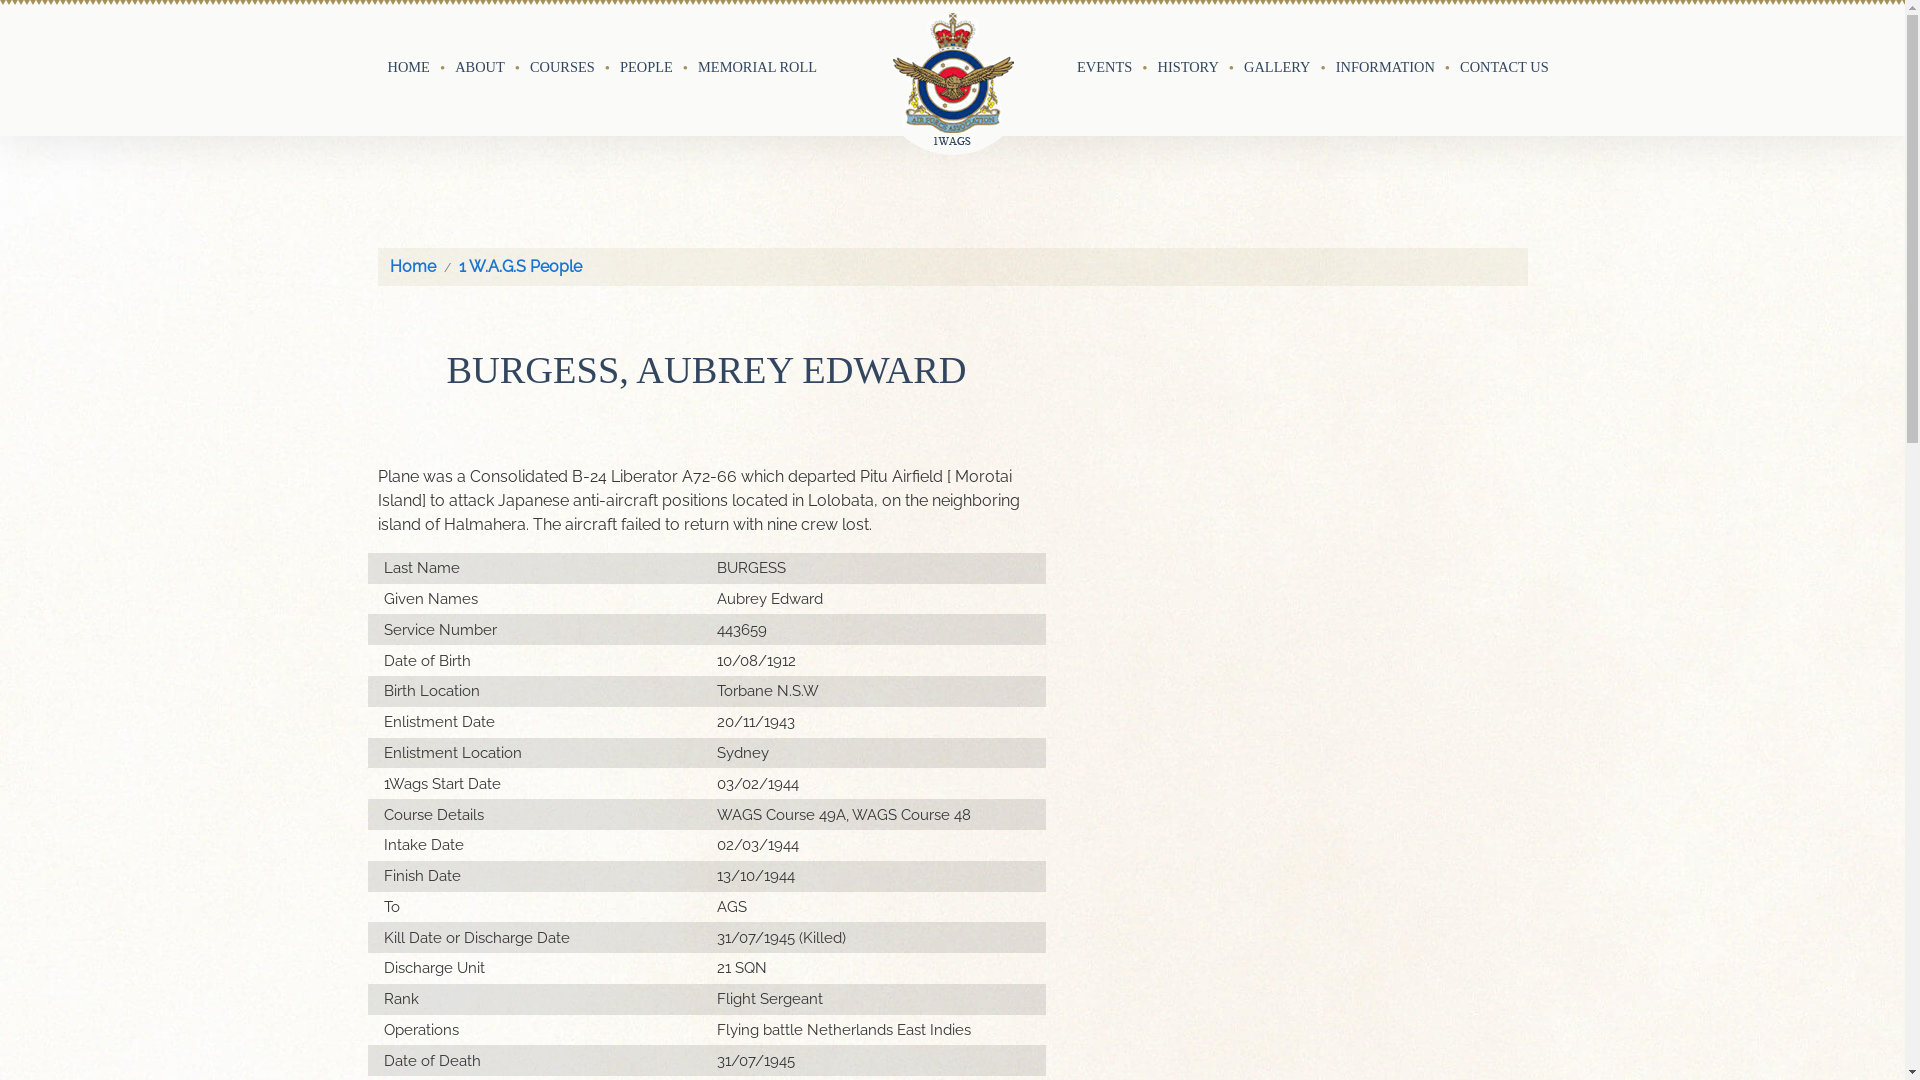 Image resolution: width=1920 pixels, height=1080 pixels. Describe the element at coordinates (444, 66) in the screenshot. I see `'ABOUT'` at that location.